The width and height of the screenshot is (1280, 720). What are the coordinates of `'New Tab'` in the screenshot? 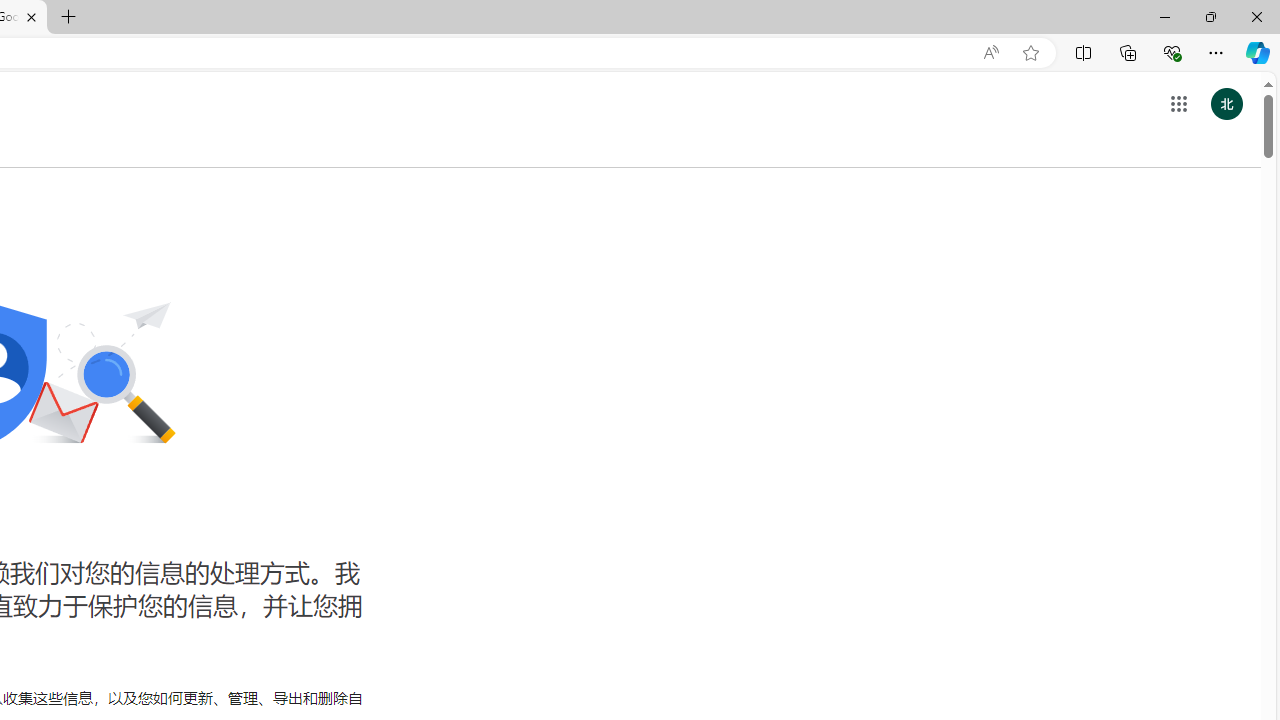 It's located at (69, 17).